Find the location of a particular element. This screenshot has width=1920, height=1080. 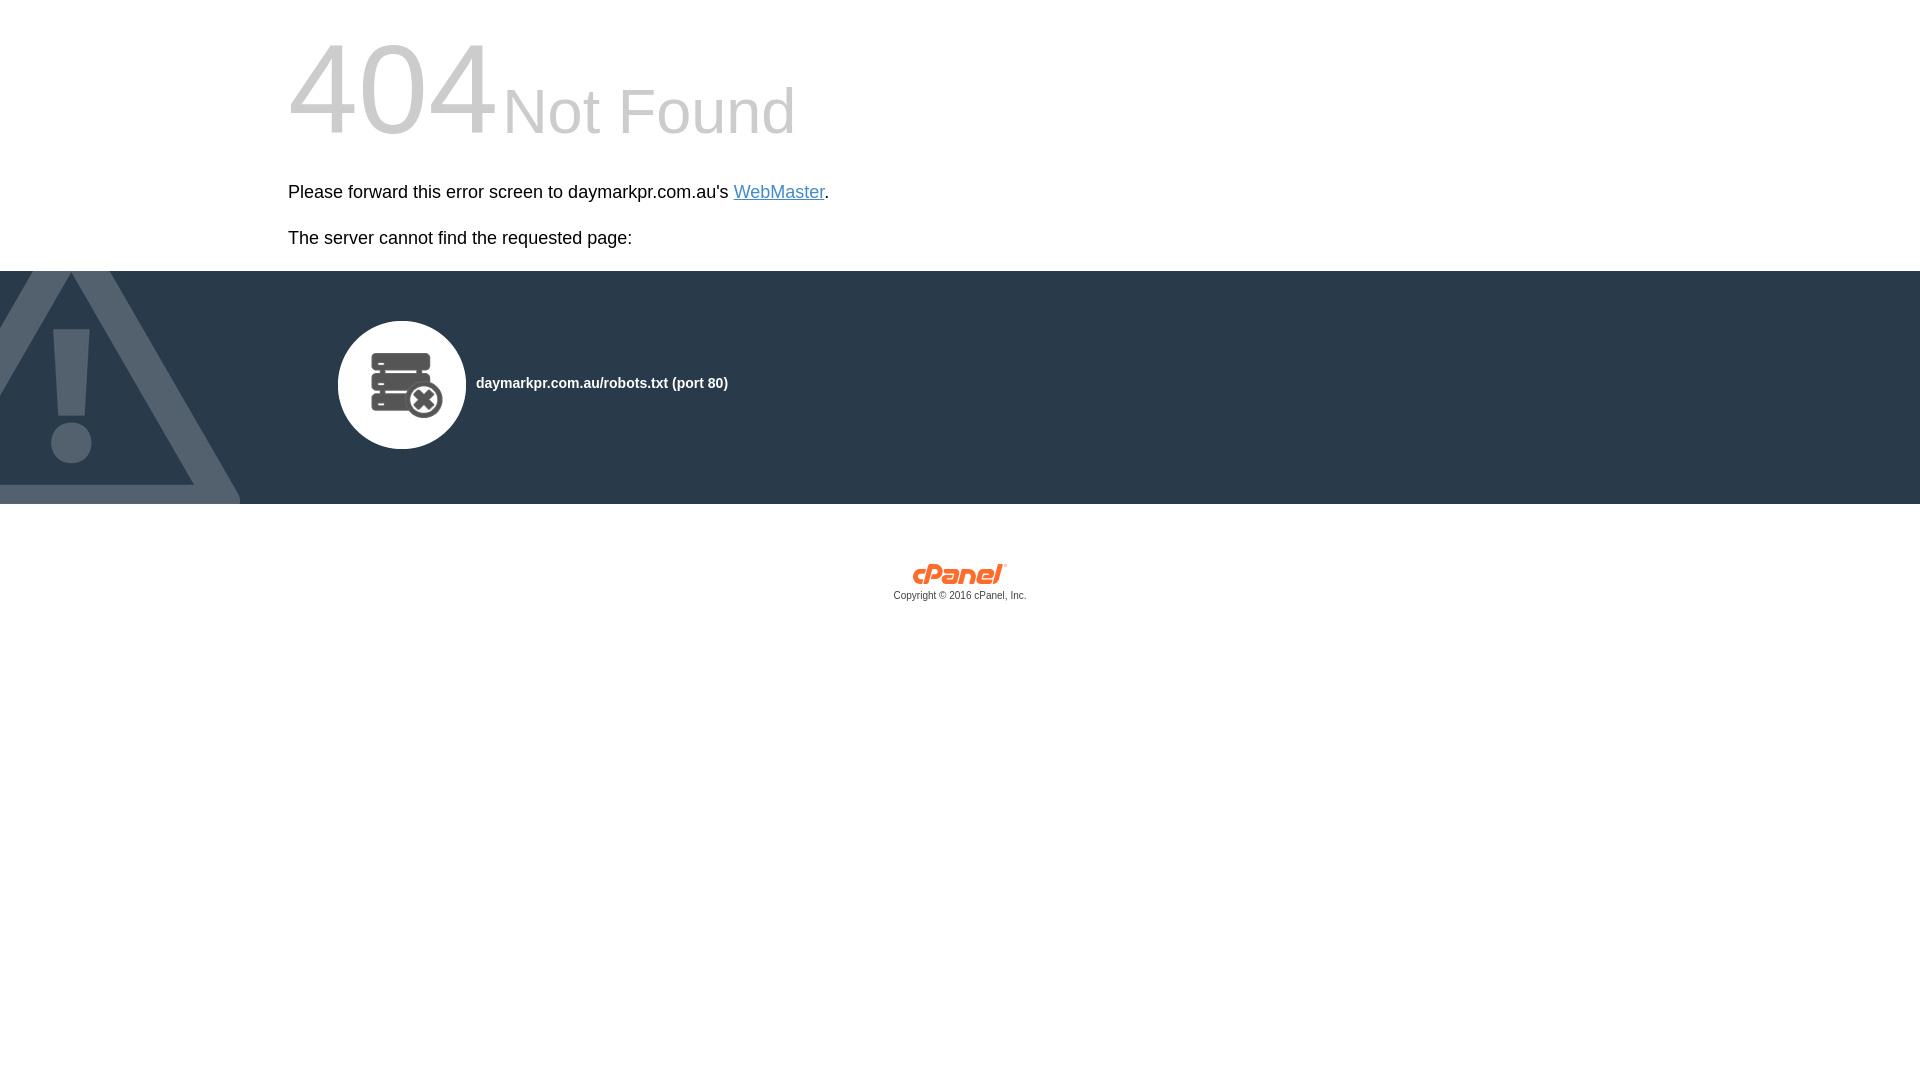

'WebMaster' is located at coordinates (778, 192).